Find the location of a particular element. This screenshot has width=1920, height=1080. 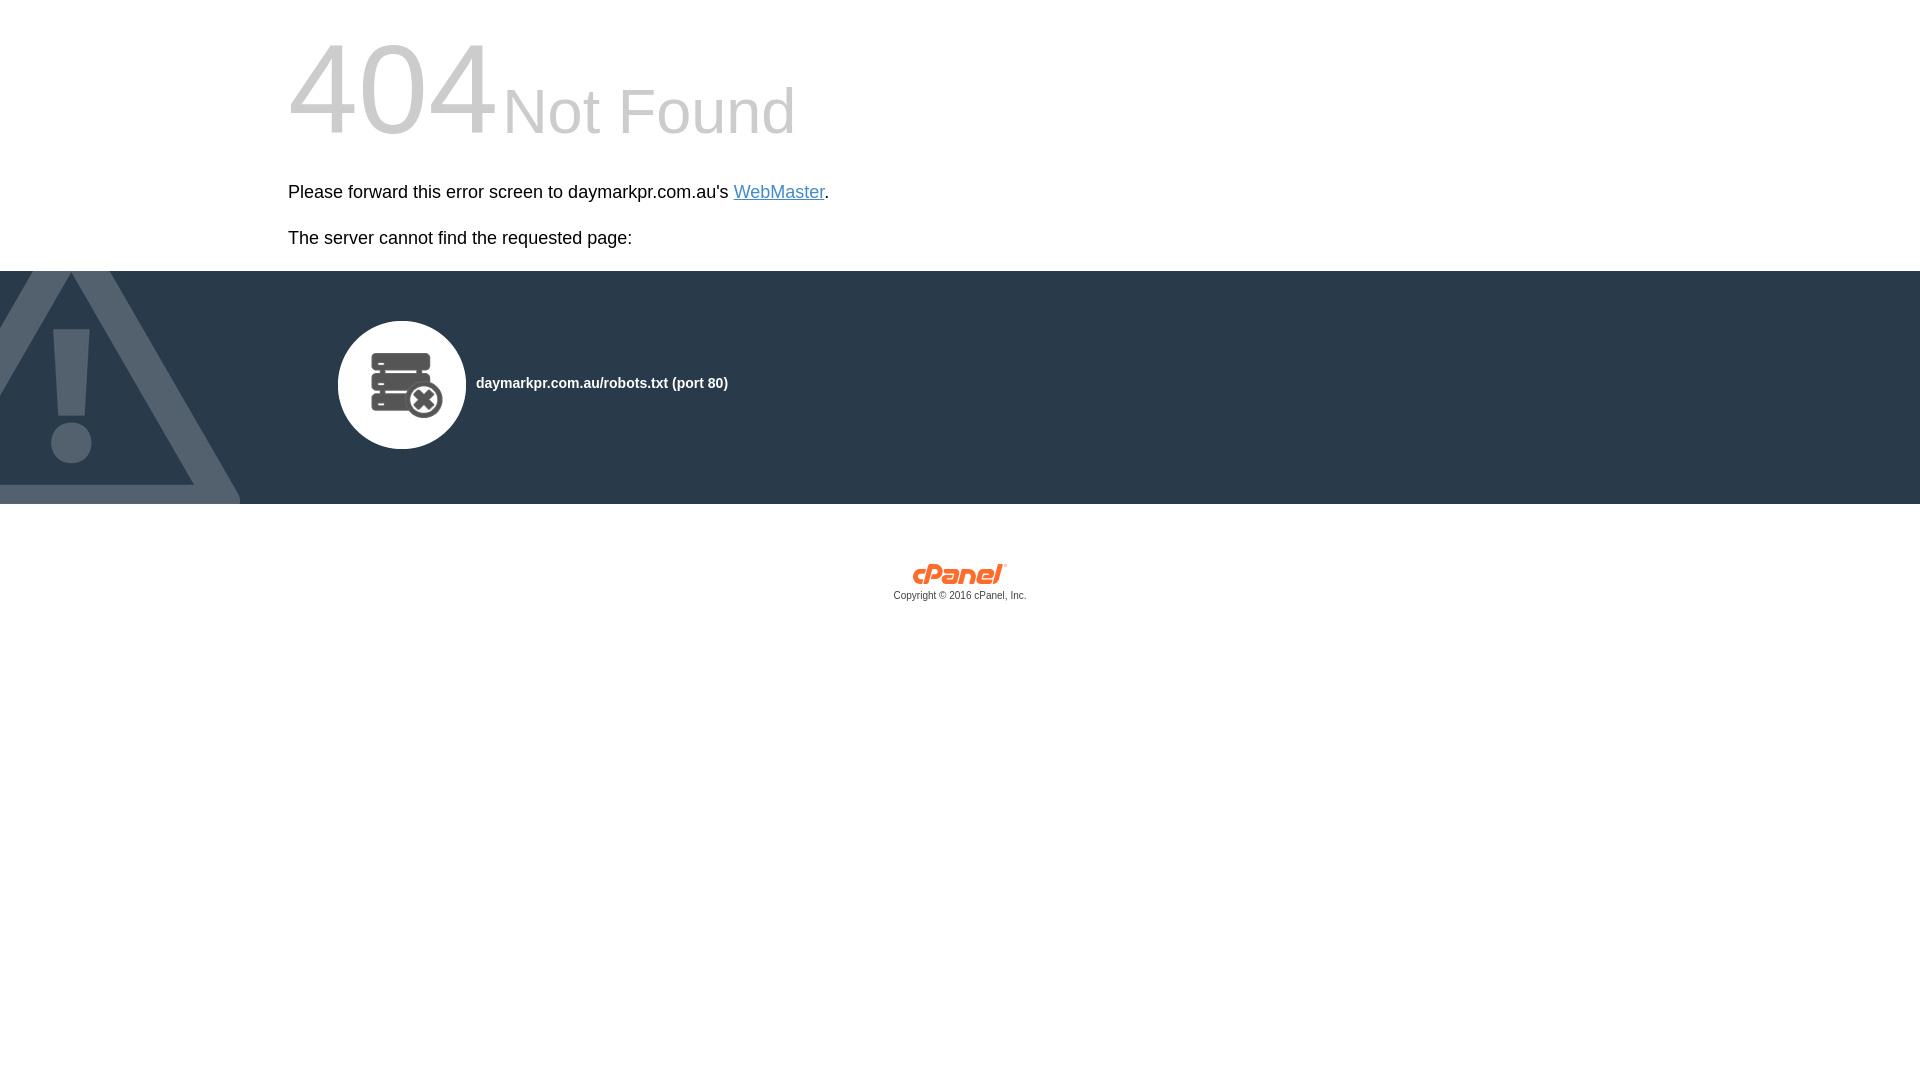

'WebMaster' is located at coordinates (778, 192).